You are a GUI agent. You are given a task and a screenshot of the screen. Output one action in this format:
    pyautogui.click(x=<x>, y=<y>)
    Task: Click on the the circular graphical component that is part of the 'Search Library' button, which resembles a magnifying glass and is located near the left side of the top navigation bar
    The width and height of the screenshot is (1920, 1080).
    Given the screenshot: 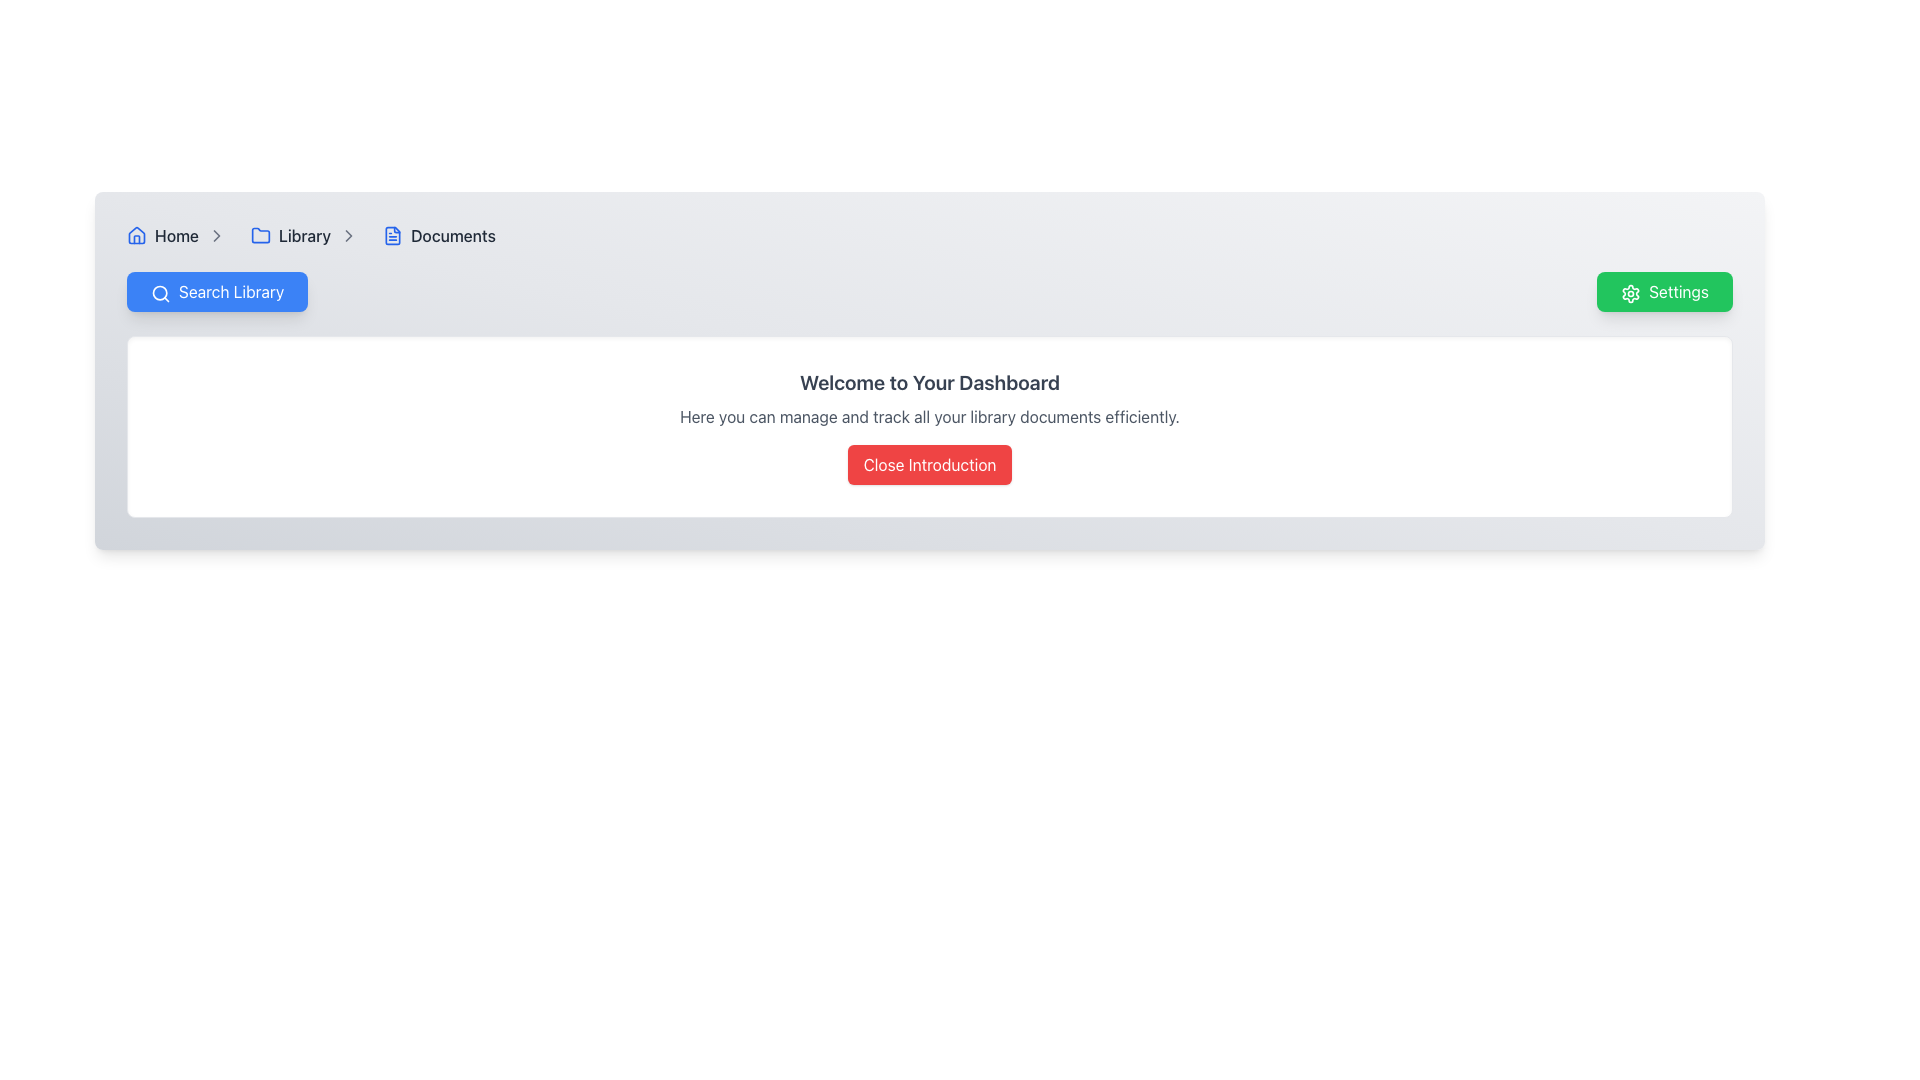 What is the action you would take?
    pyautogui.click(x=160, y=292)
    